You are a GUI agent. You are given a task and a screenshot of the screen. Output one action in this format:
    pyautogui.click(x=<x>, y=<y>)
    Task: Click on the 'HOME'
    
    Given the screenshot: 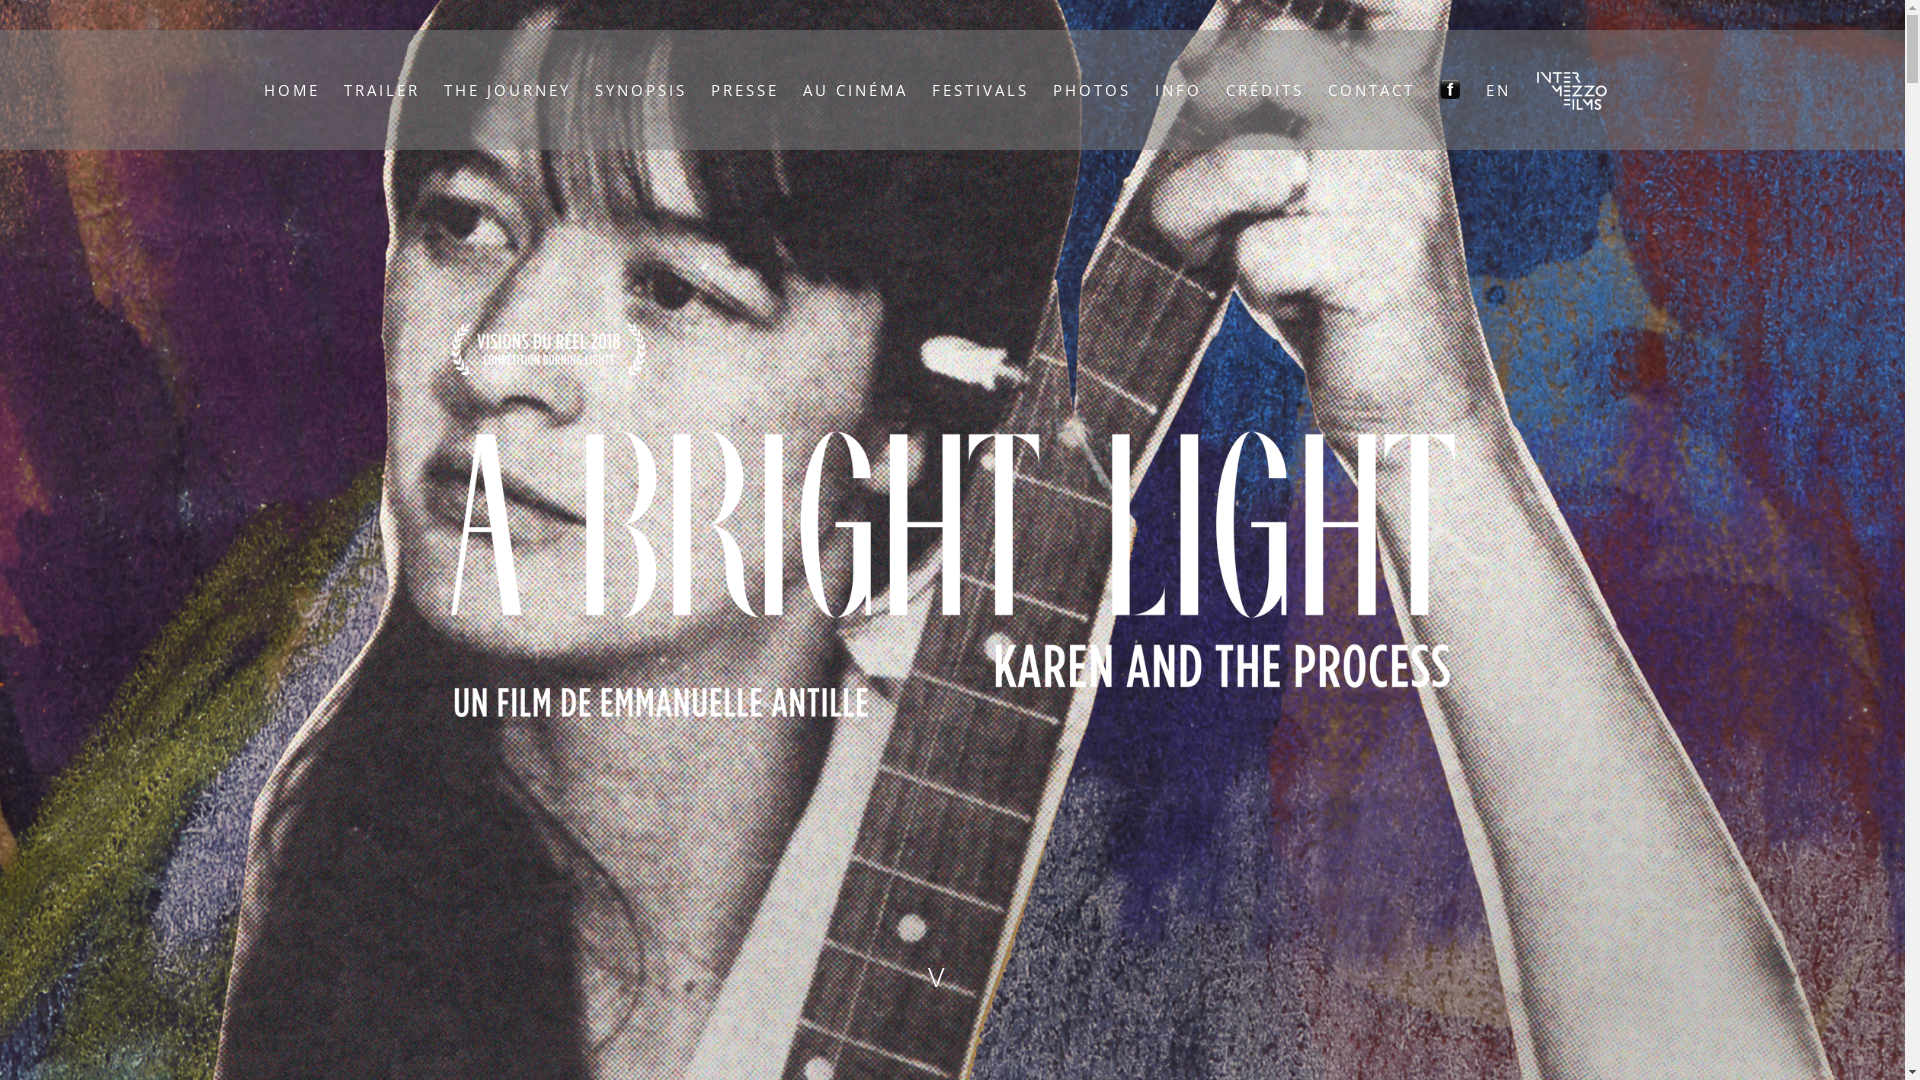 What is the action you would take?
    pyautogui.click(x=291, y=88)
    